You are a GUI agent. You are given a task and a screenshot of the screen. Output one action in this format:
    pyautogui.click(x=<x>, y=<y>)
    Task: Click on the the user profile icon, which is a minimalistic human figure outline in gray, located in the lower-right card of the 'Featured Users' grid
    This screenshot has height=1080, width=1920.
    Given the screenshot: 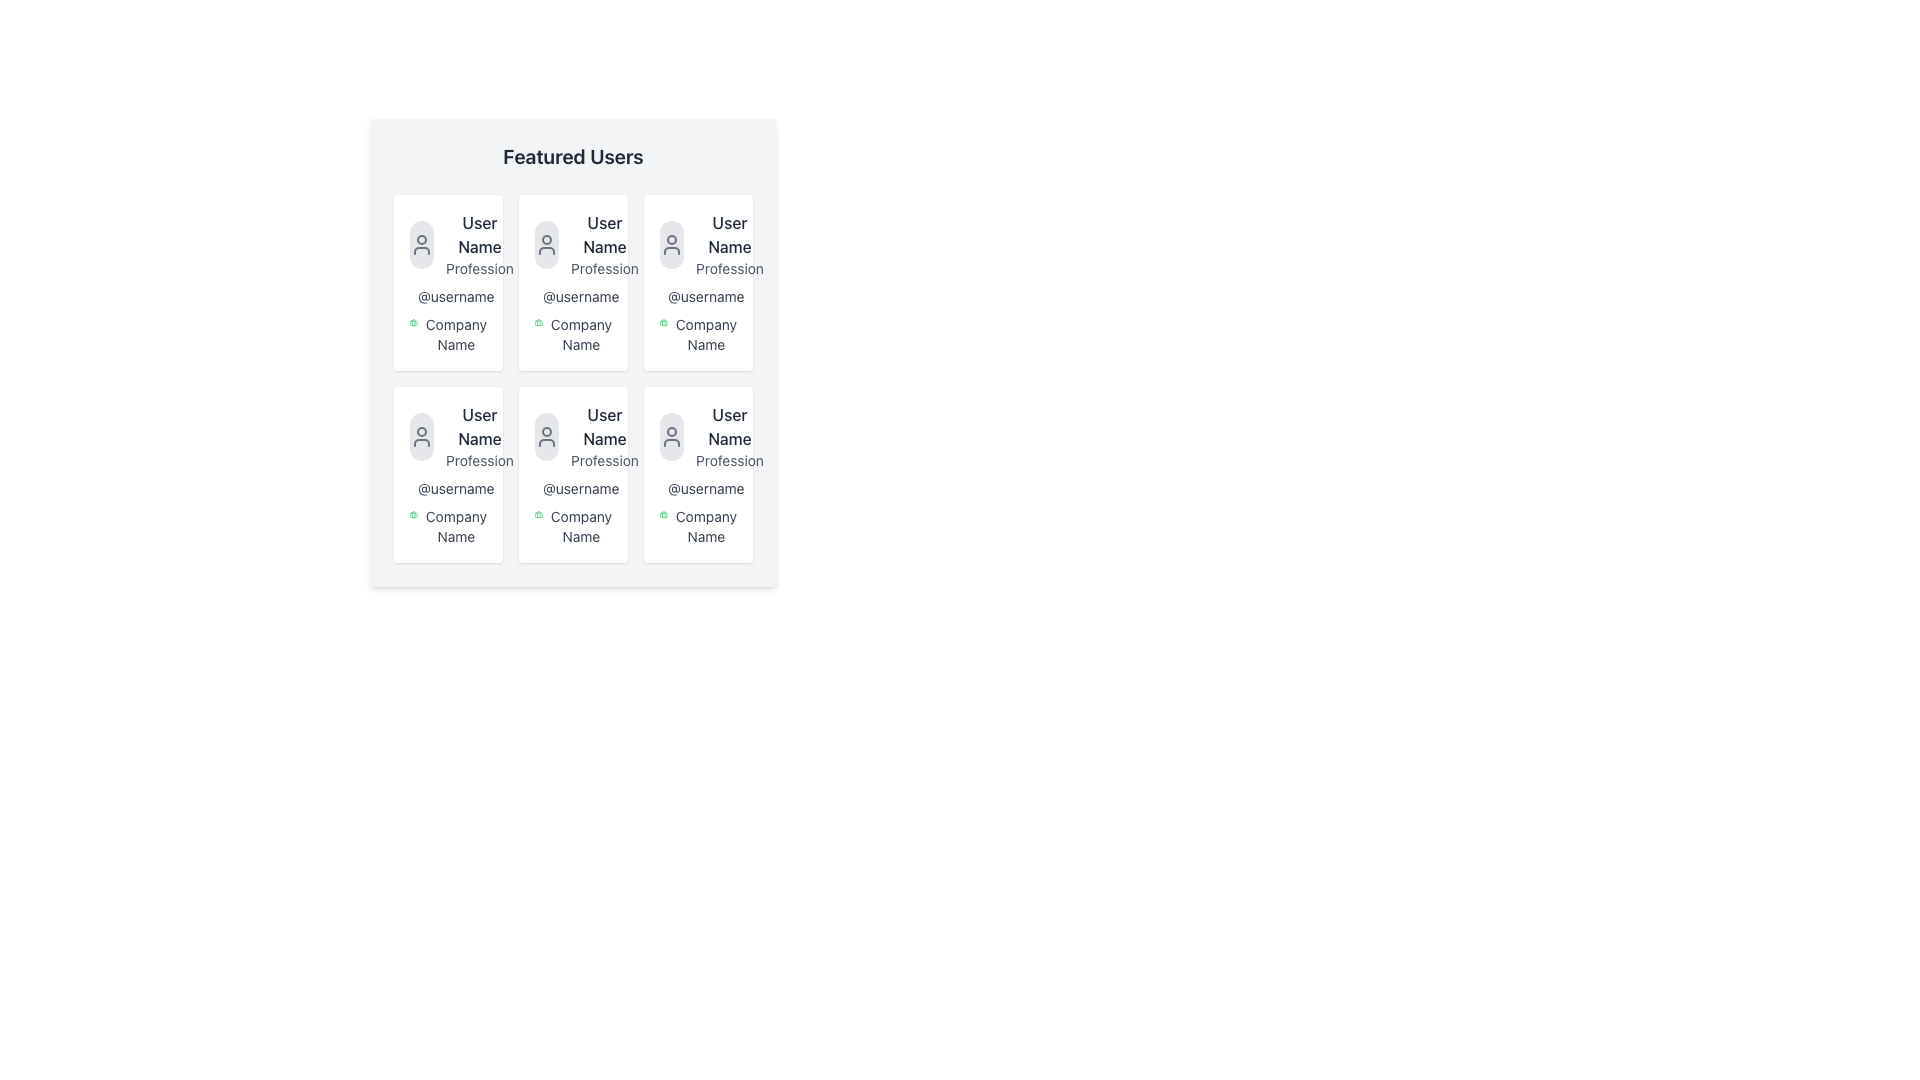 What is the action you would take?
    pyautogui.click(x=672, y=435)
    